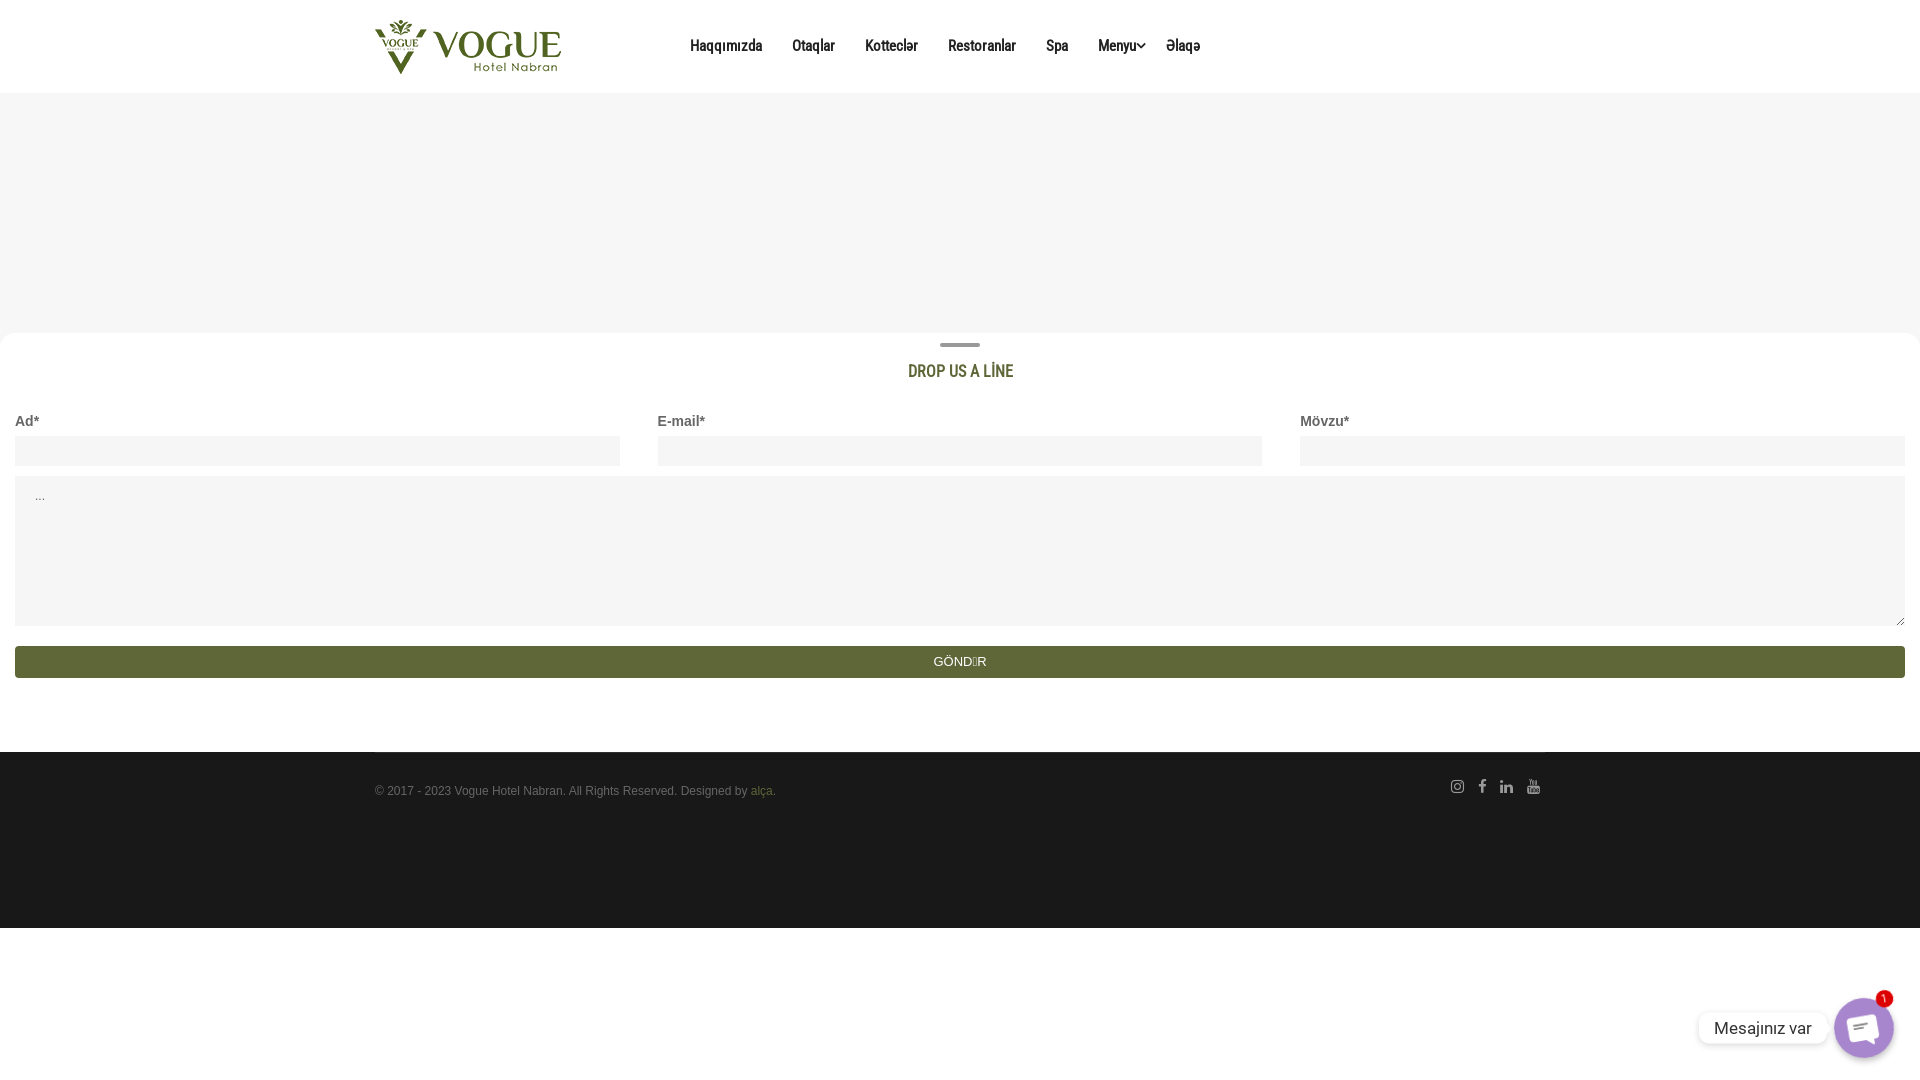 This screenshot has width=1920, height=1080. What do you see at coordinates (1055, 45) in the screenshot?
I see `'Spa'` at bounding box center [1055, 45].